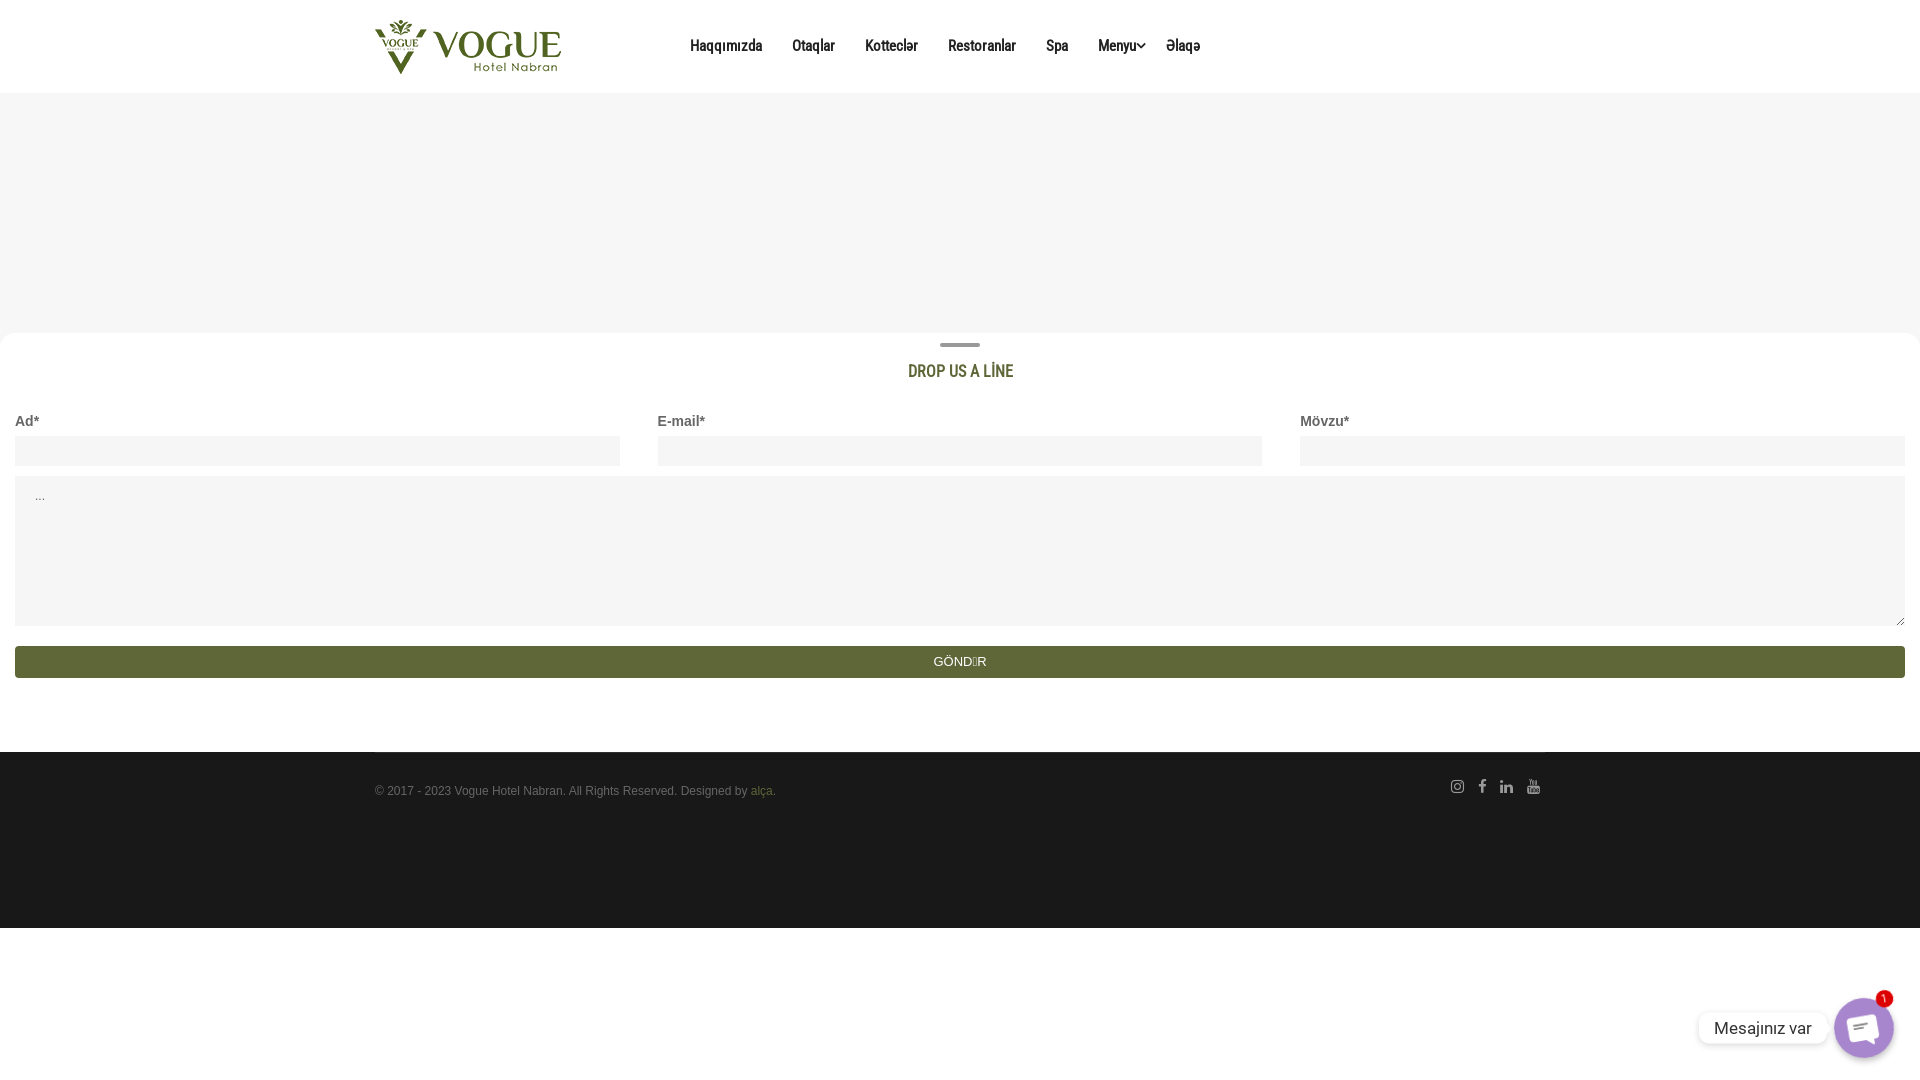 This screenshot has width=1920, height=1080. What do you see at coordinates (1055, 45) in the screenshot?
I see `'Spa'` at bounding box center [1055, 45].